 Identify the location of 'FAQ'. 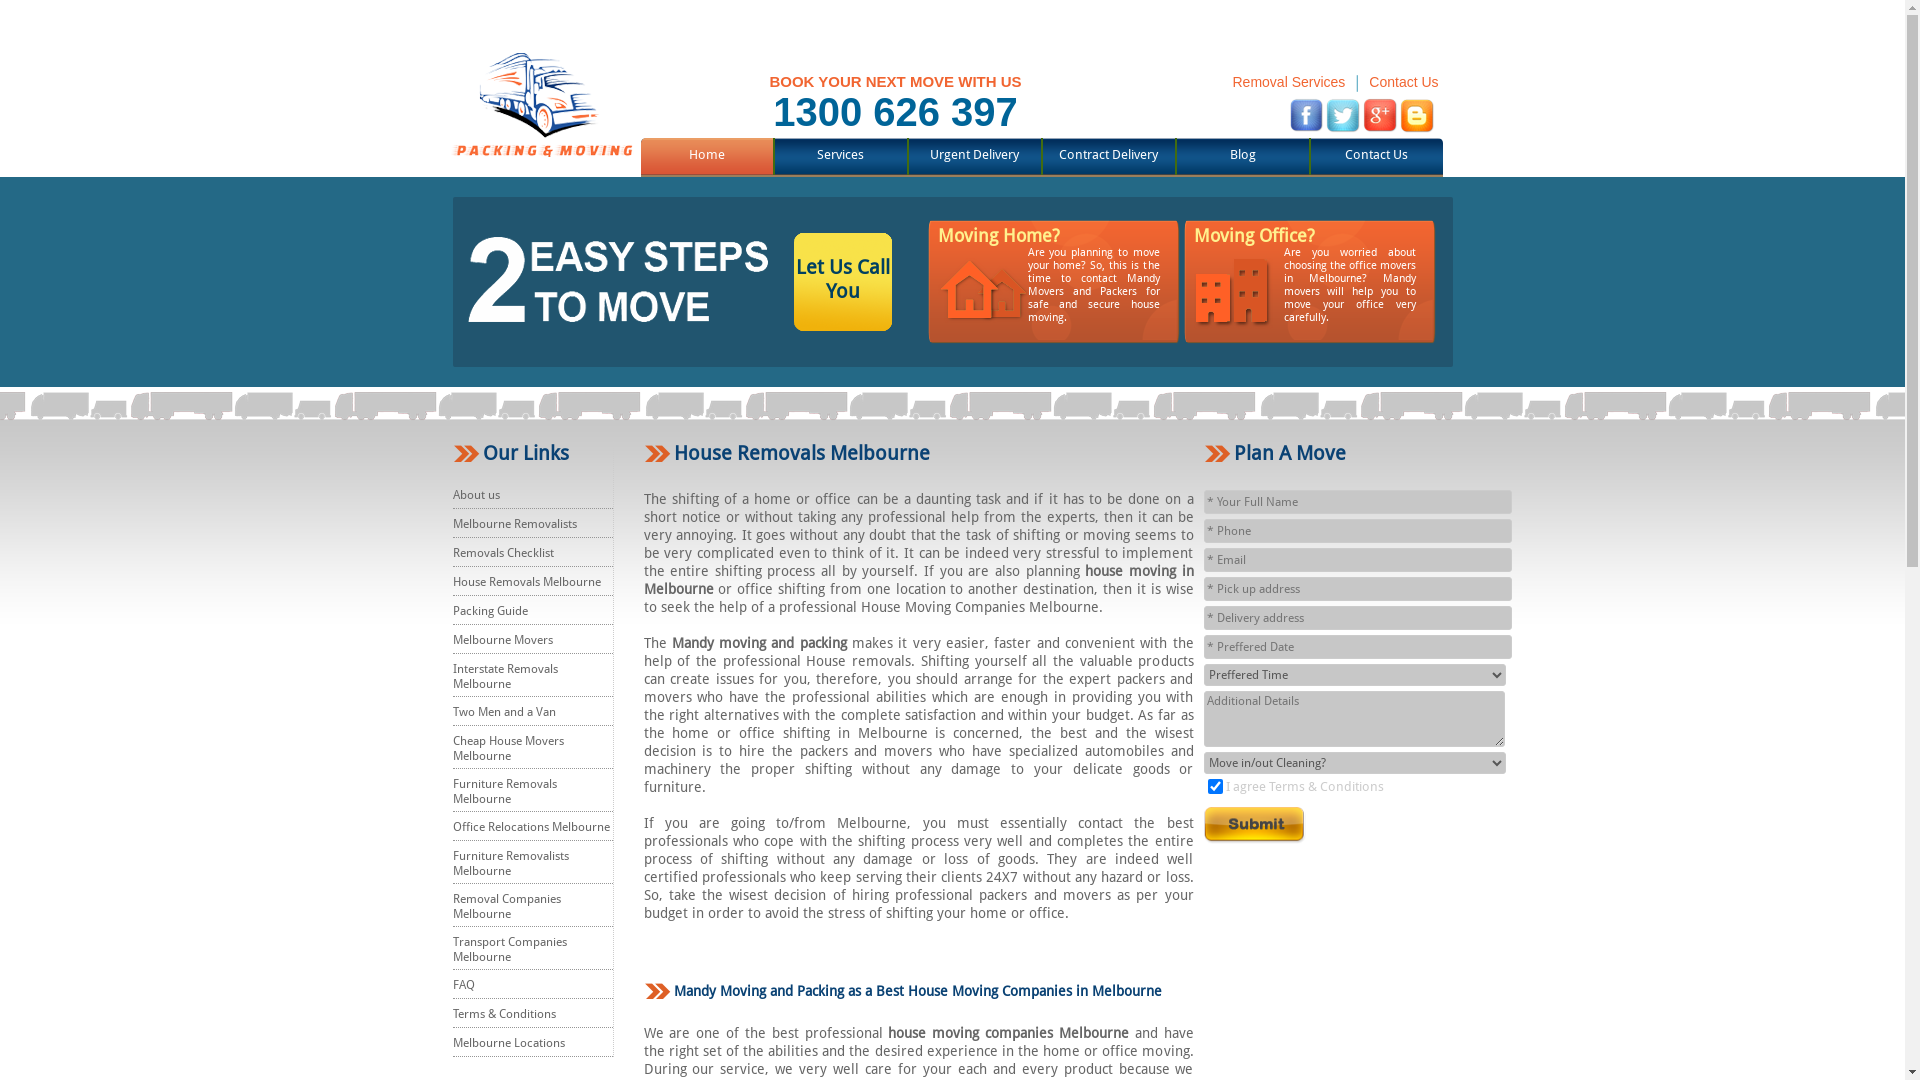
(461, 983).